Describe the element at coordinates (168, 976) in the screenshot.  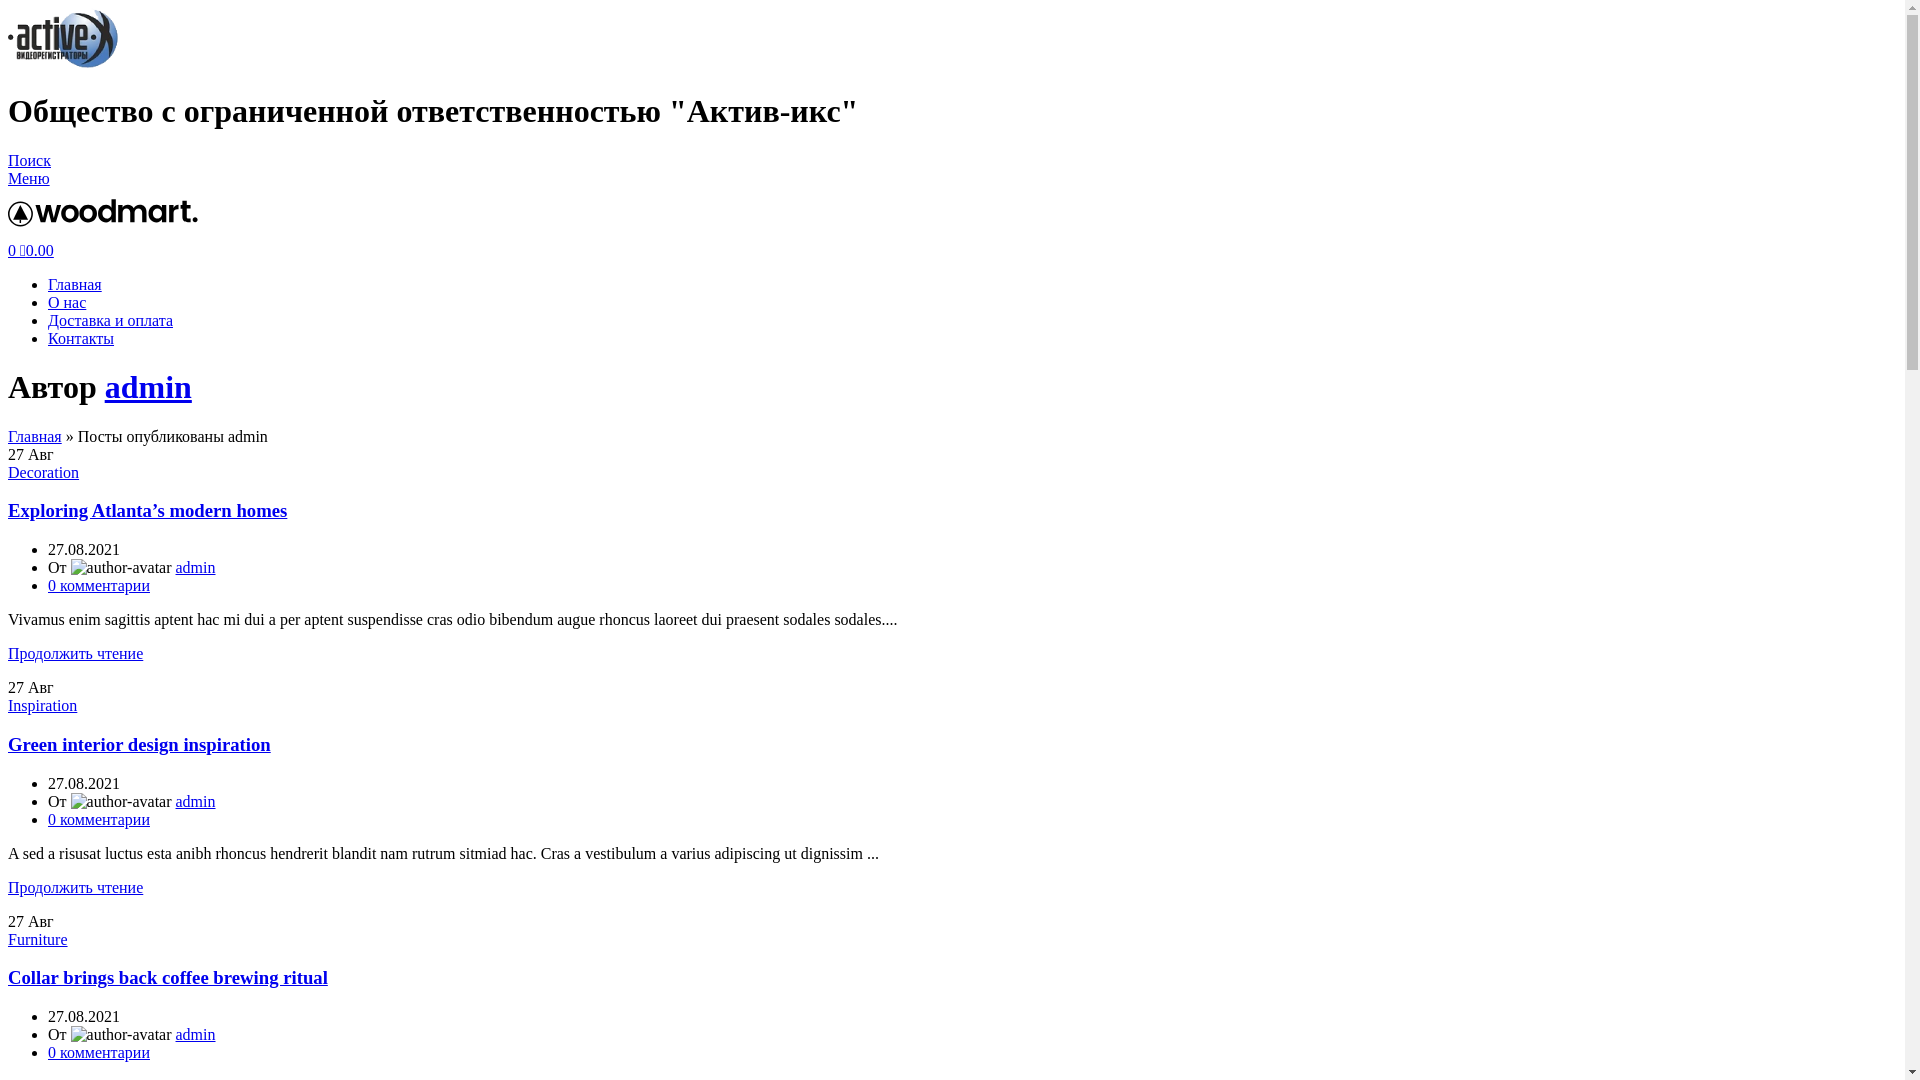
I see `'Collar brings back coffee brewing ritual'` at that location.